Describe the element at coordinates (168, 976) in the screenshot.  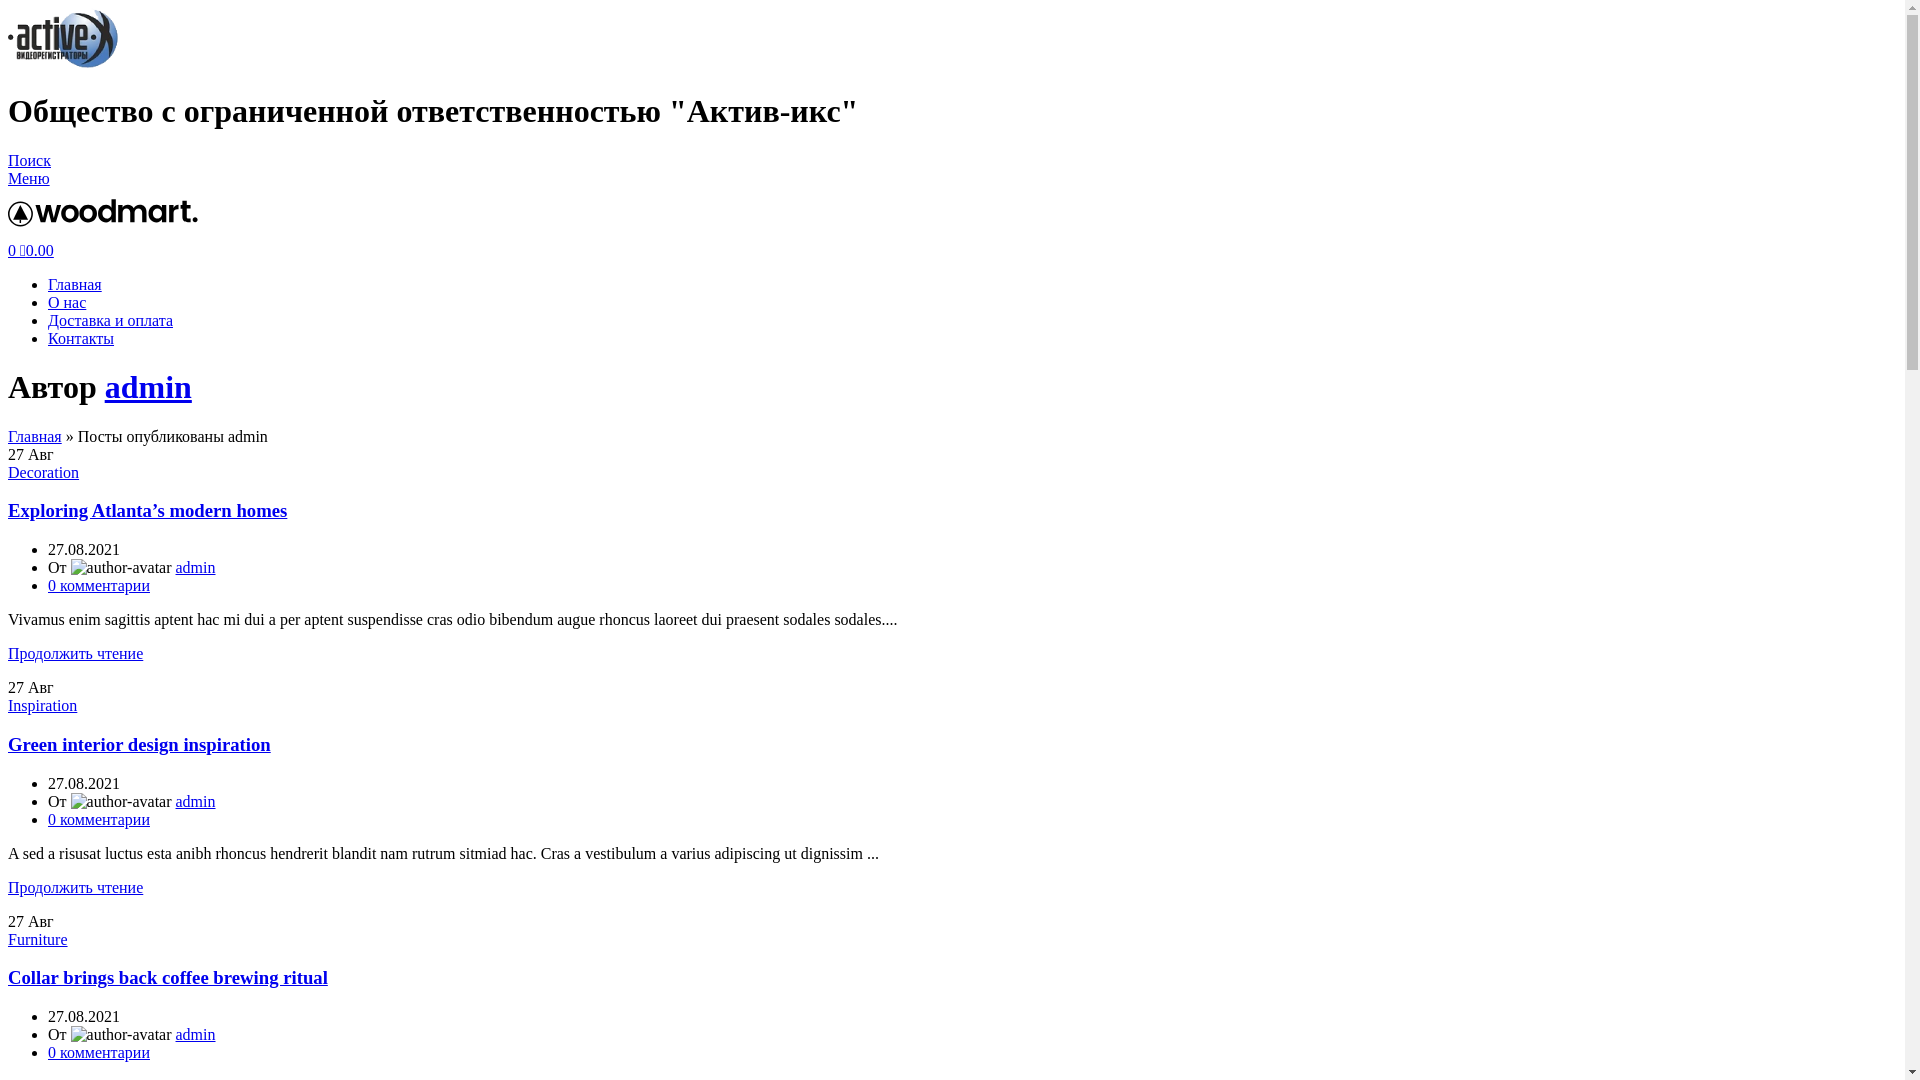
I see `'Collar brings back coffee brewing ritual'` at that location.